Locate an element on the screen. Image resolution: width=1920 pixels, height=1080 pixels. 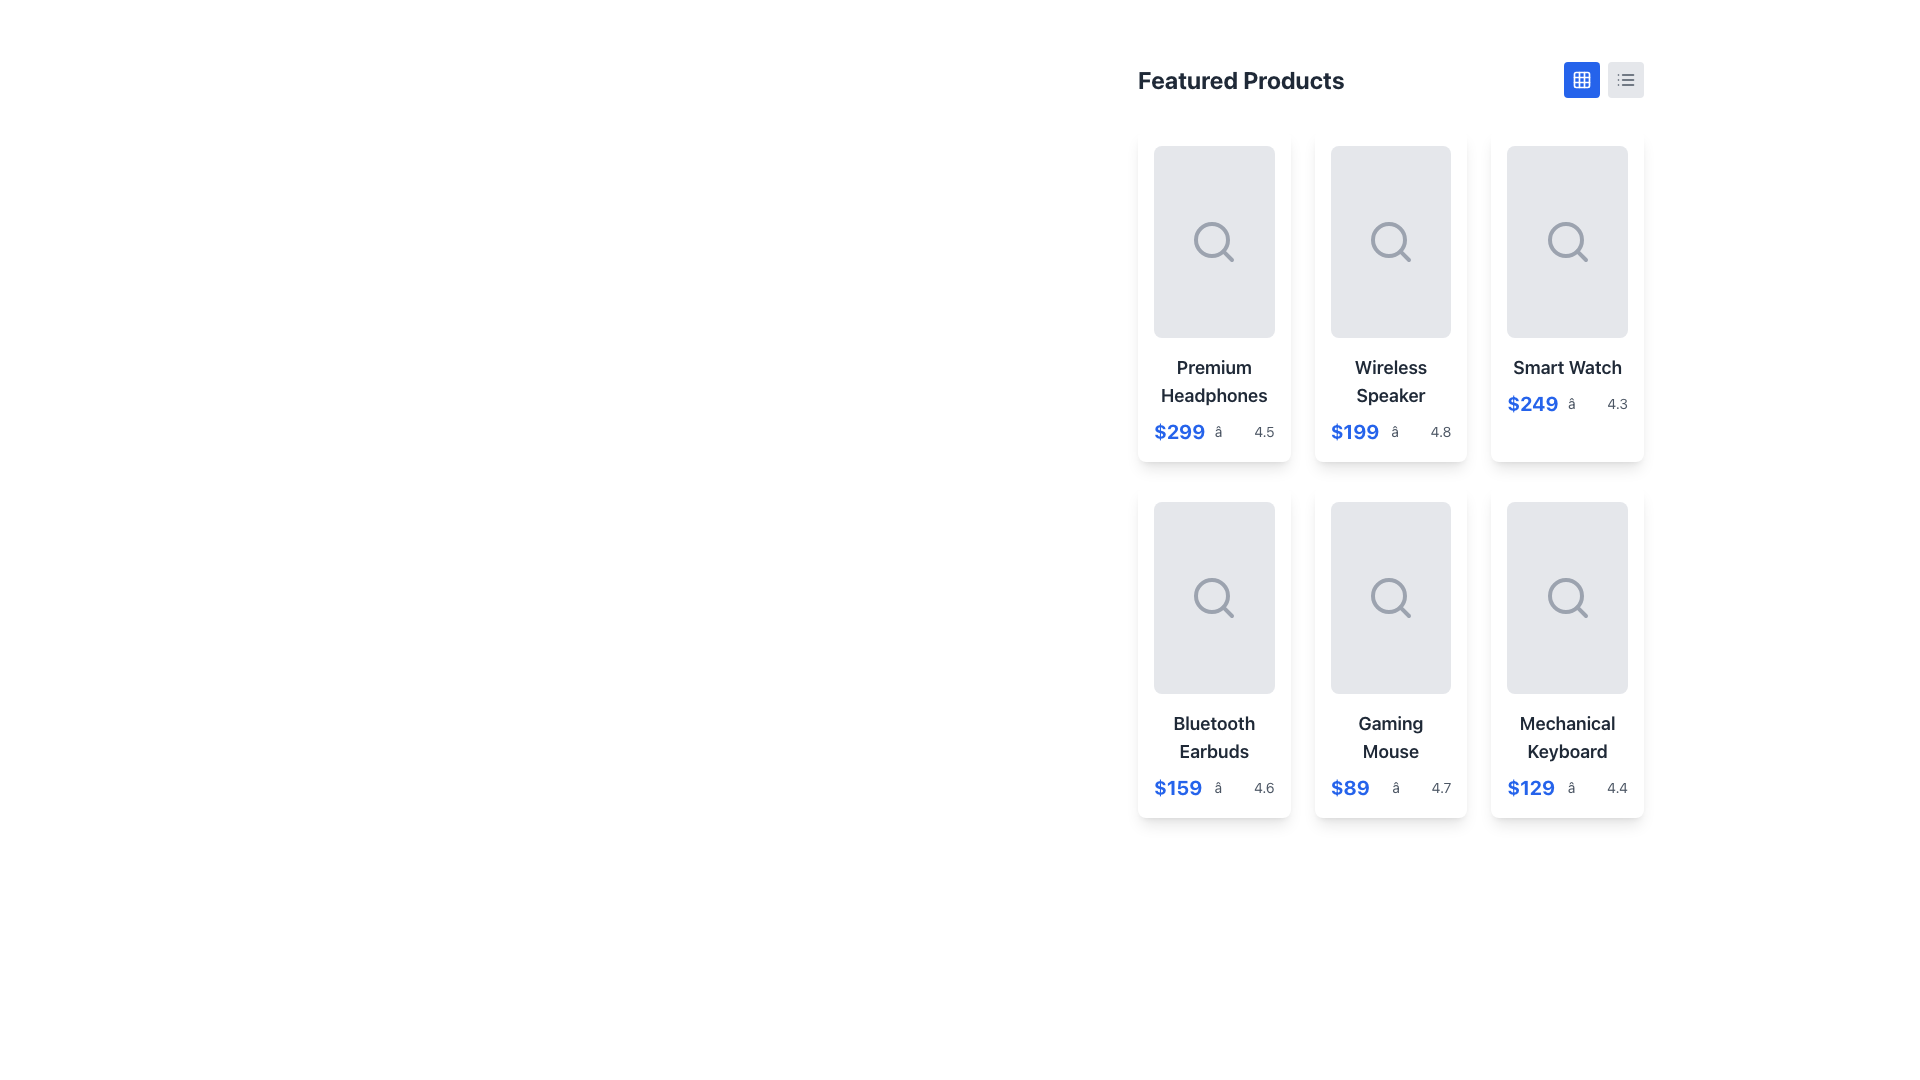
the bold, blue text displaying the price '$199' located under the product title 'Wireless Speaker' in the middle column of the first row of the product grid is located at coordinates (1354, 431).